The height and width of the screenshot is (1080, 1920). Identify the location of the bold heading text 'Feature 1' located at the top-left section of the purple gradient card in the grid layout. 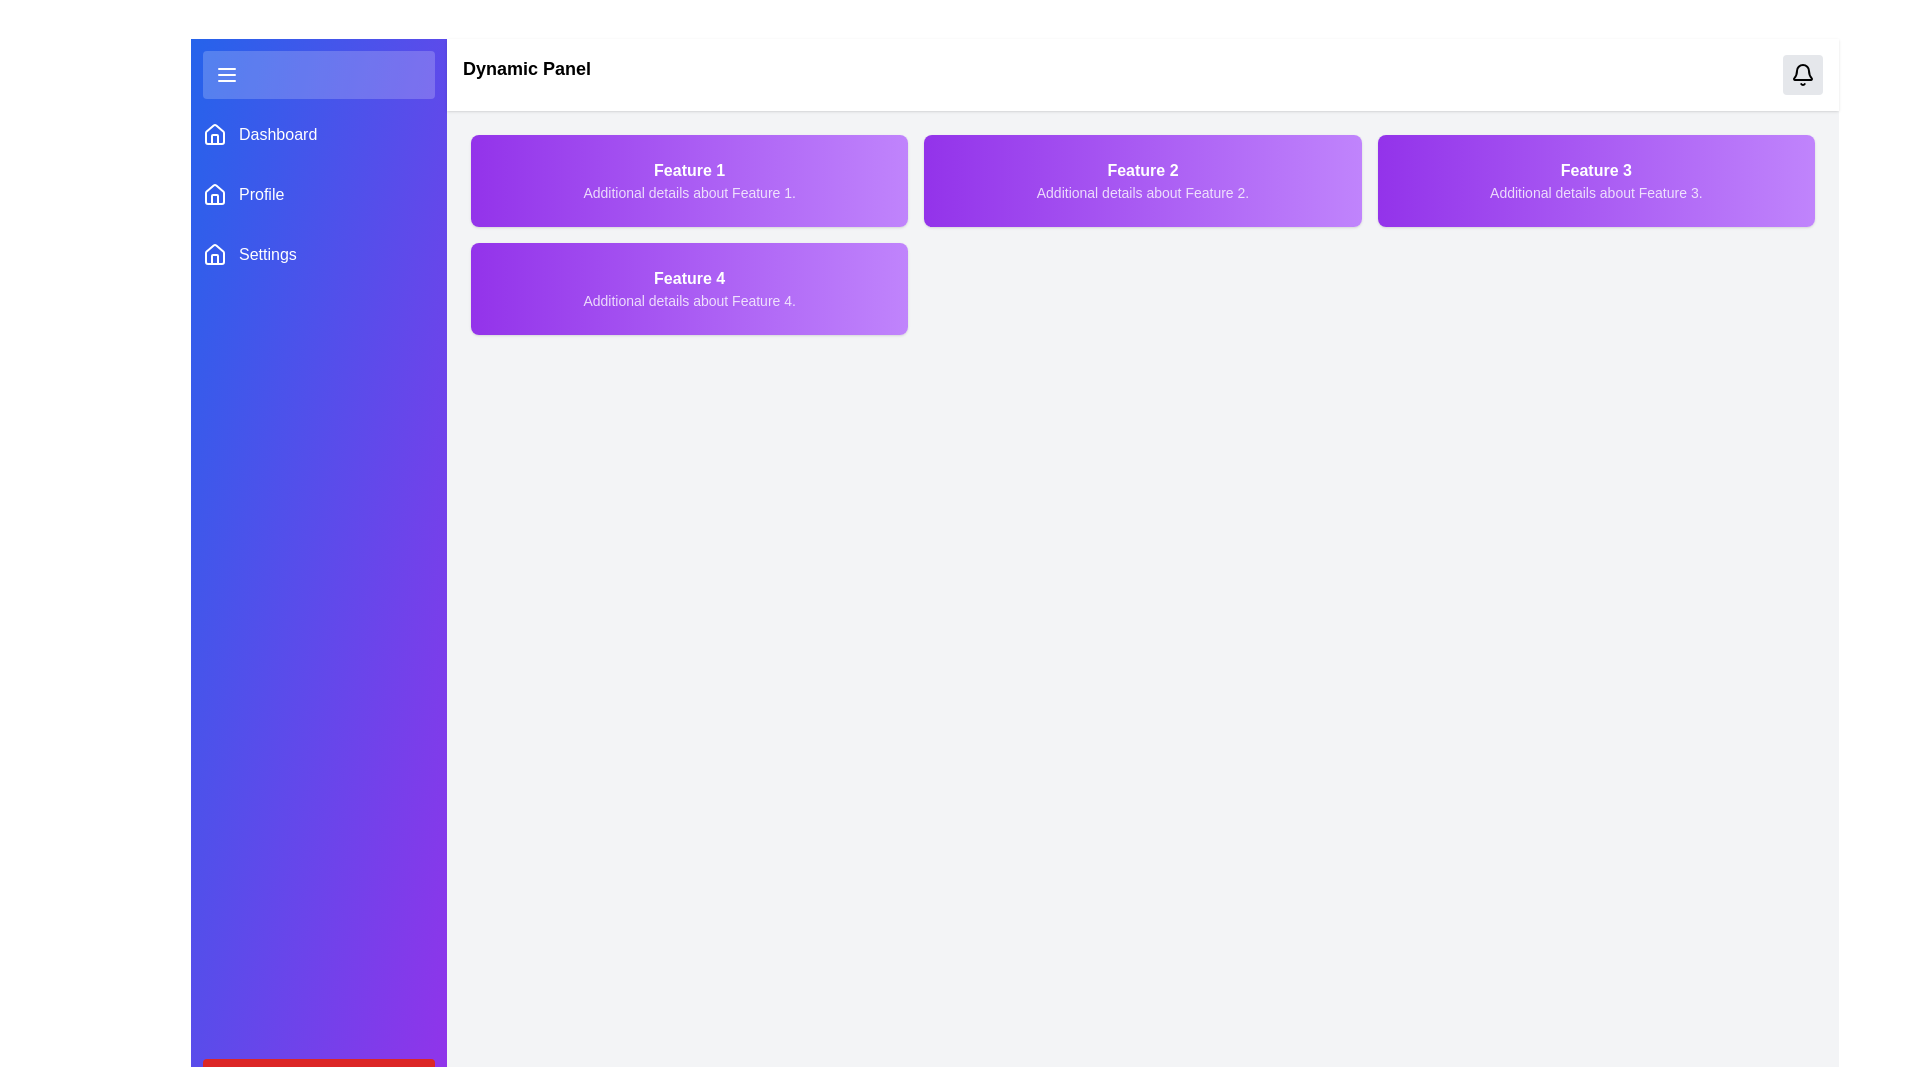
(689, 169).